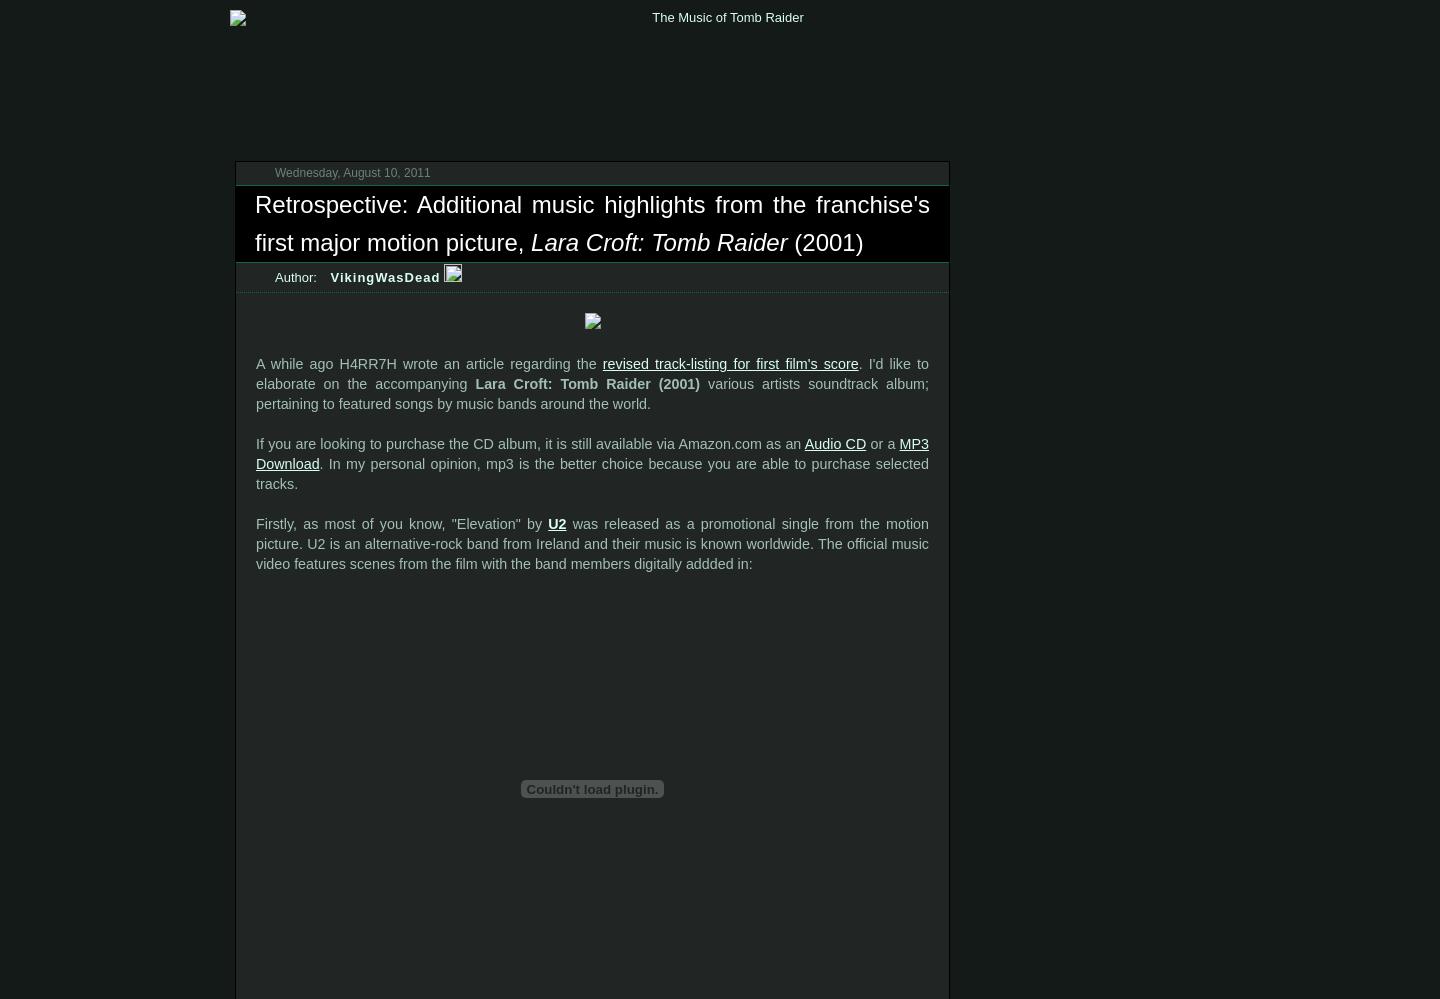 Image resolution: width=1440 pixels, height=999 pixels. What do you see at coordinates (587, 384) in the screenshot?
I see `'Lara Croft: Tomb Raider (2001)'` at bounding box center [587, 384].